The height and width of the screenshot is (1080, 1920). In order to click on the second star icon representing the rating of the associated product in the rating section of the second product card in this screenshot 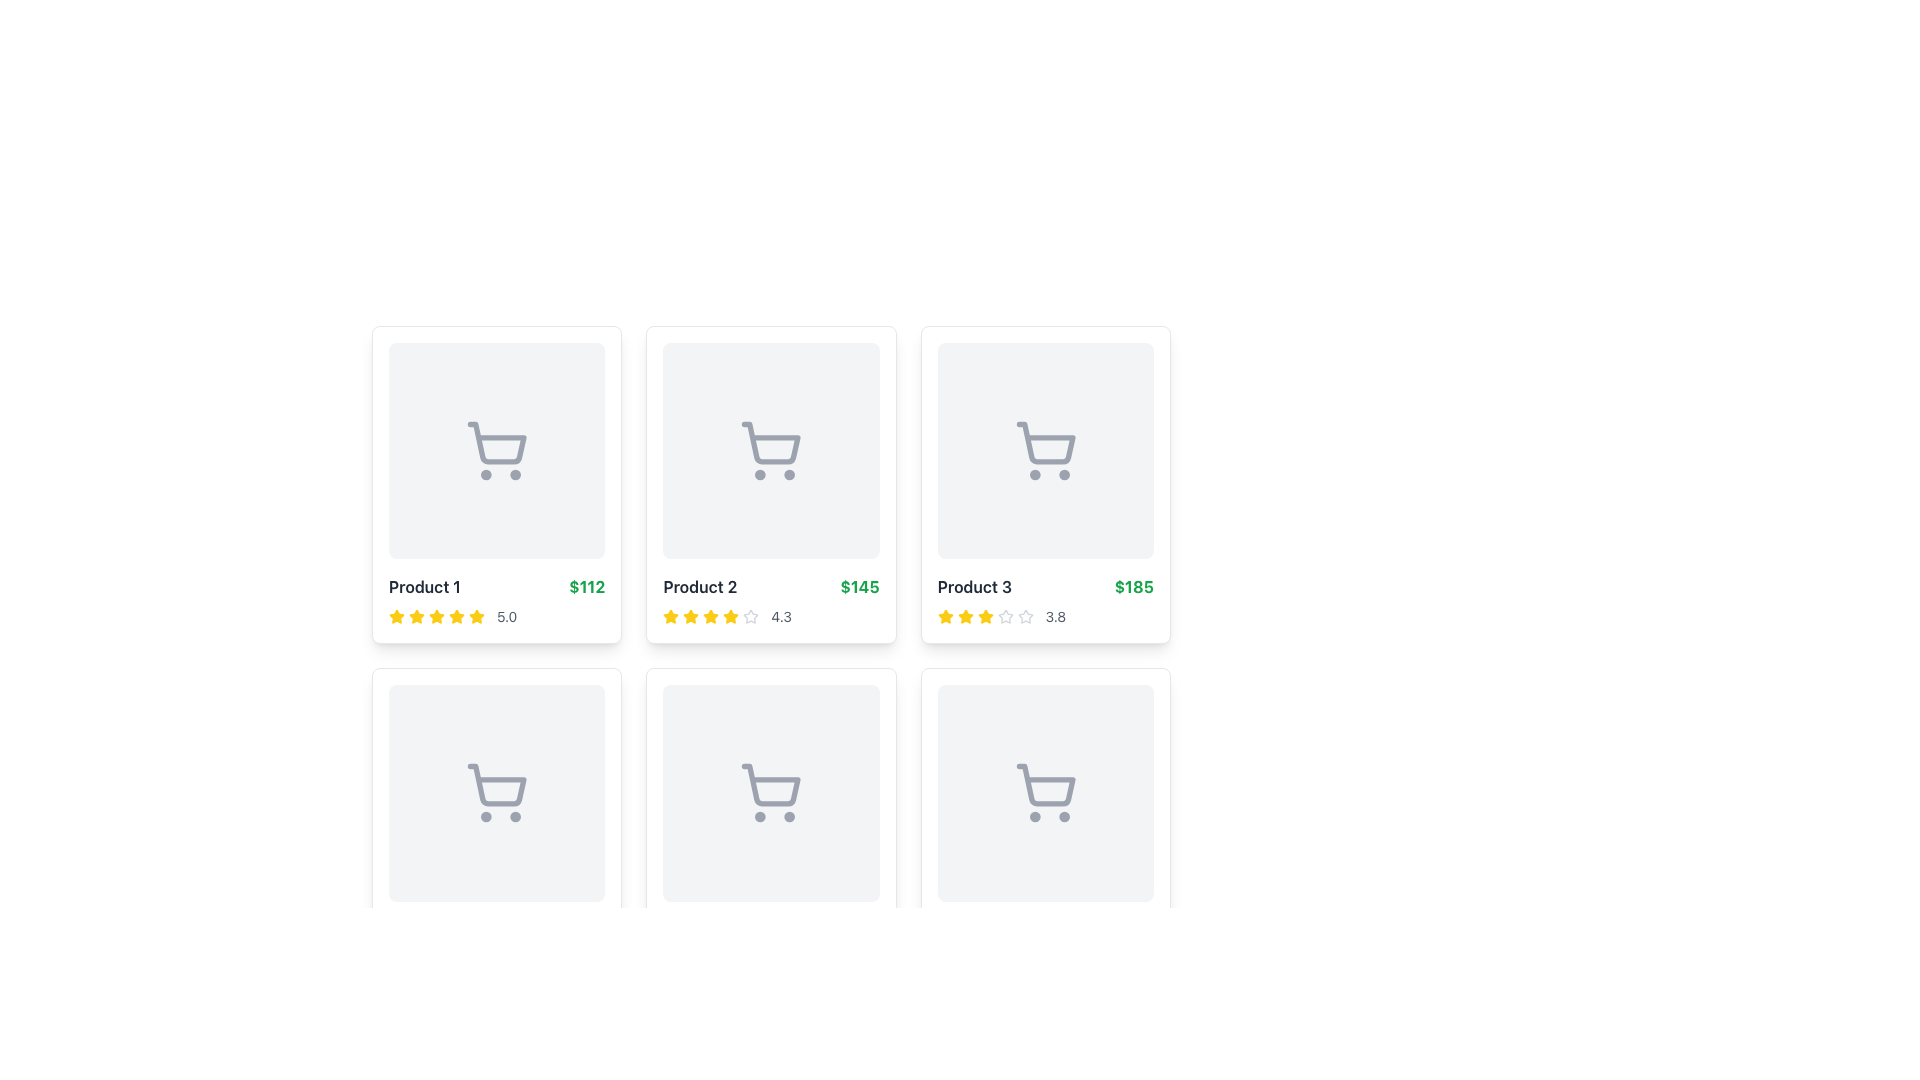, I will do `click(671, 616)`.